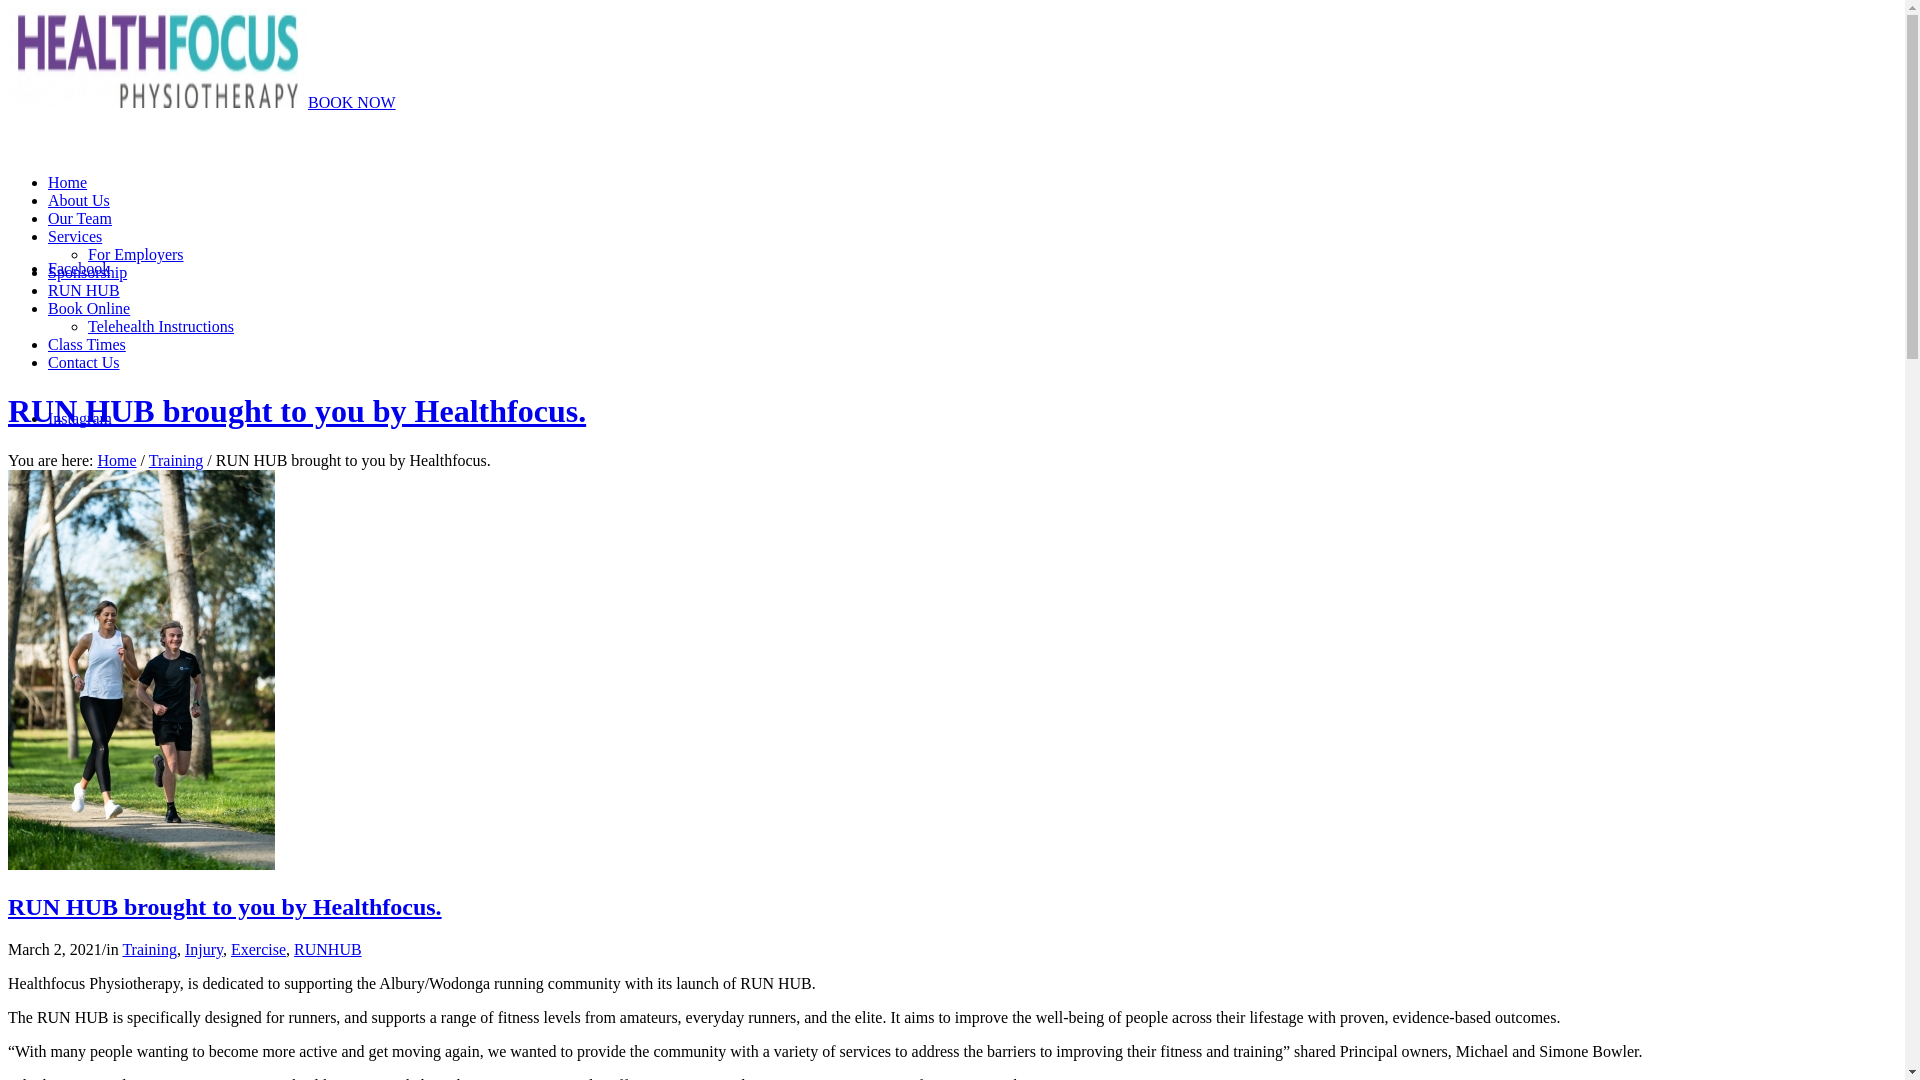 The height and width of the screenshot is (1080, 1920). Describe the element at coordinates (75, 235) in the screenshot. I see `'Services'` at that location.